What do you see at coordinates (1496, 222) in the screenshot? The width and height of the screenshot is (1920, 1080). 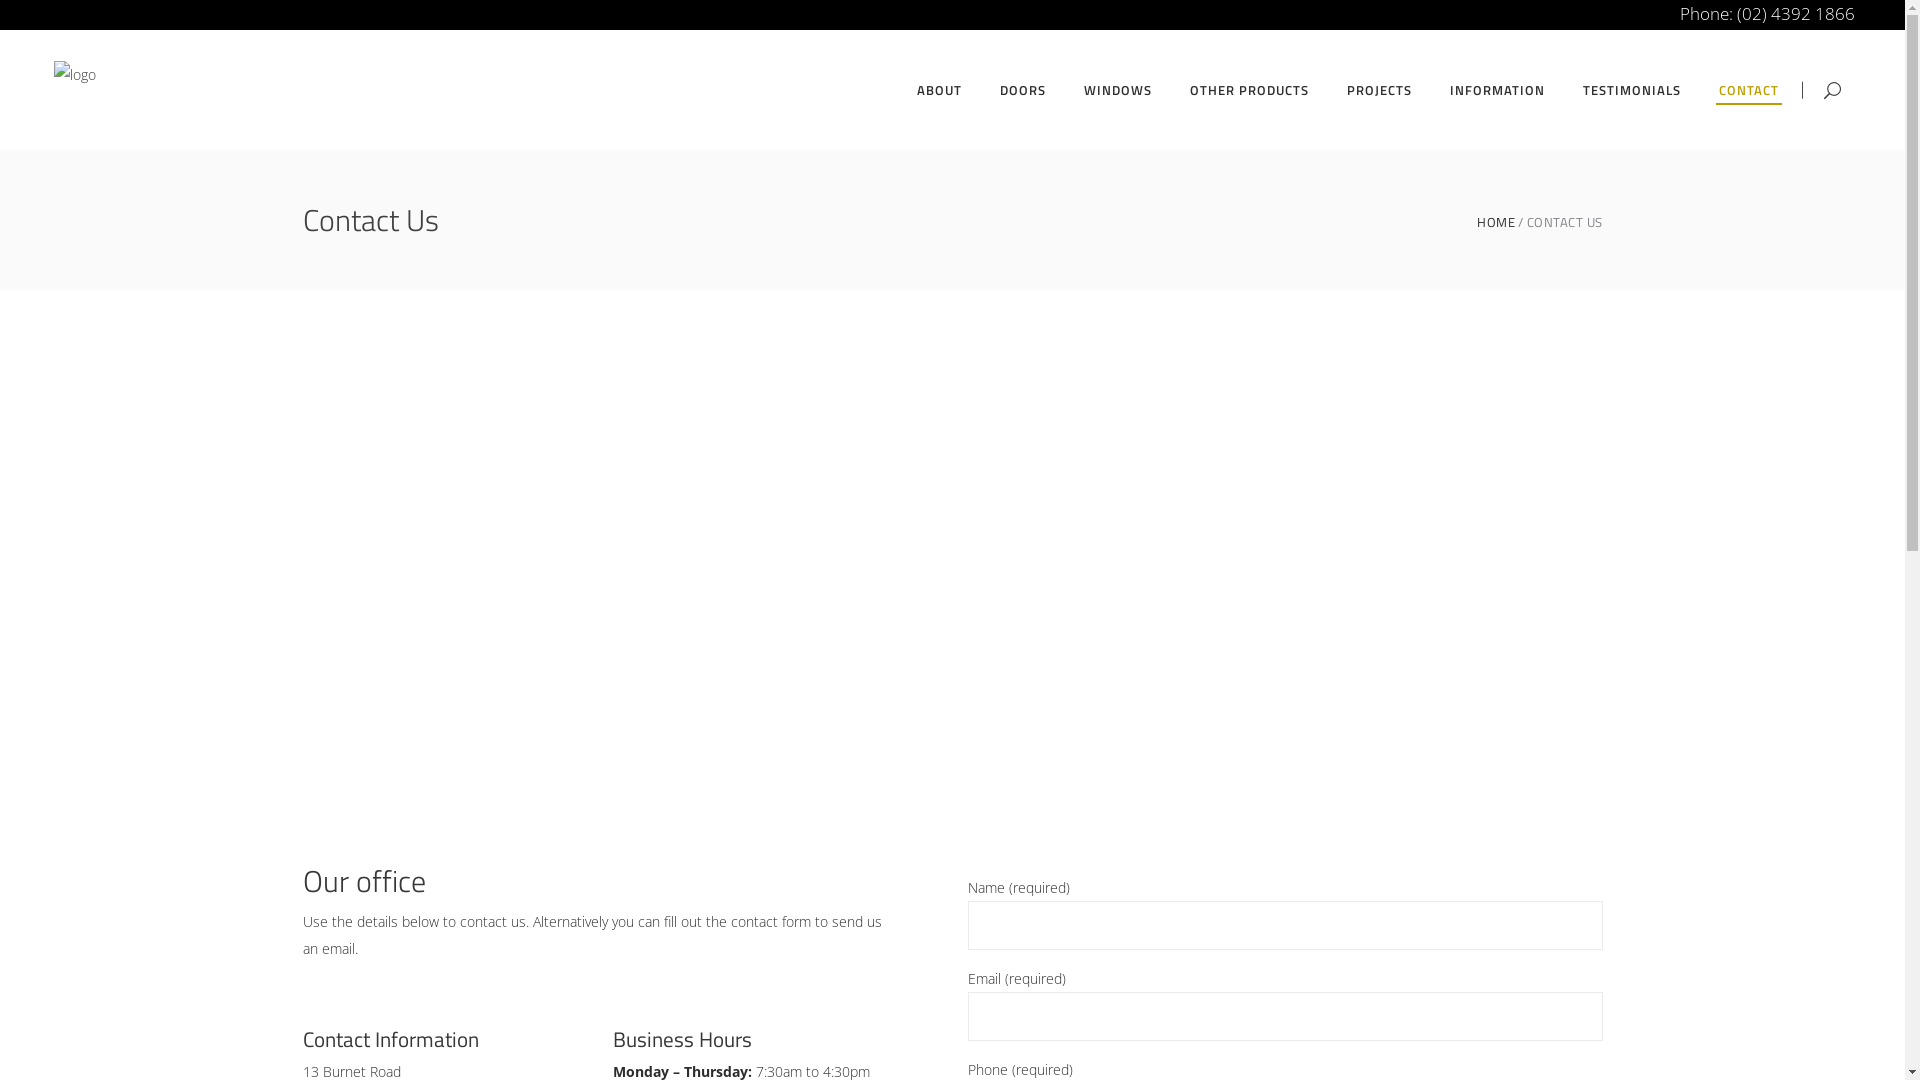 I see `'HOME'` at bounding box center [1496, 222].